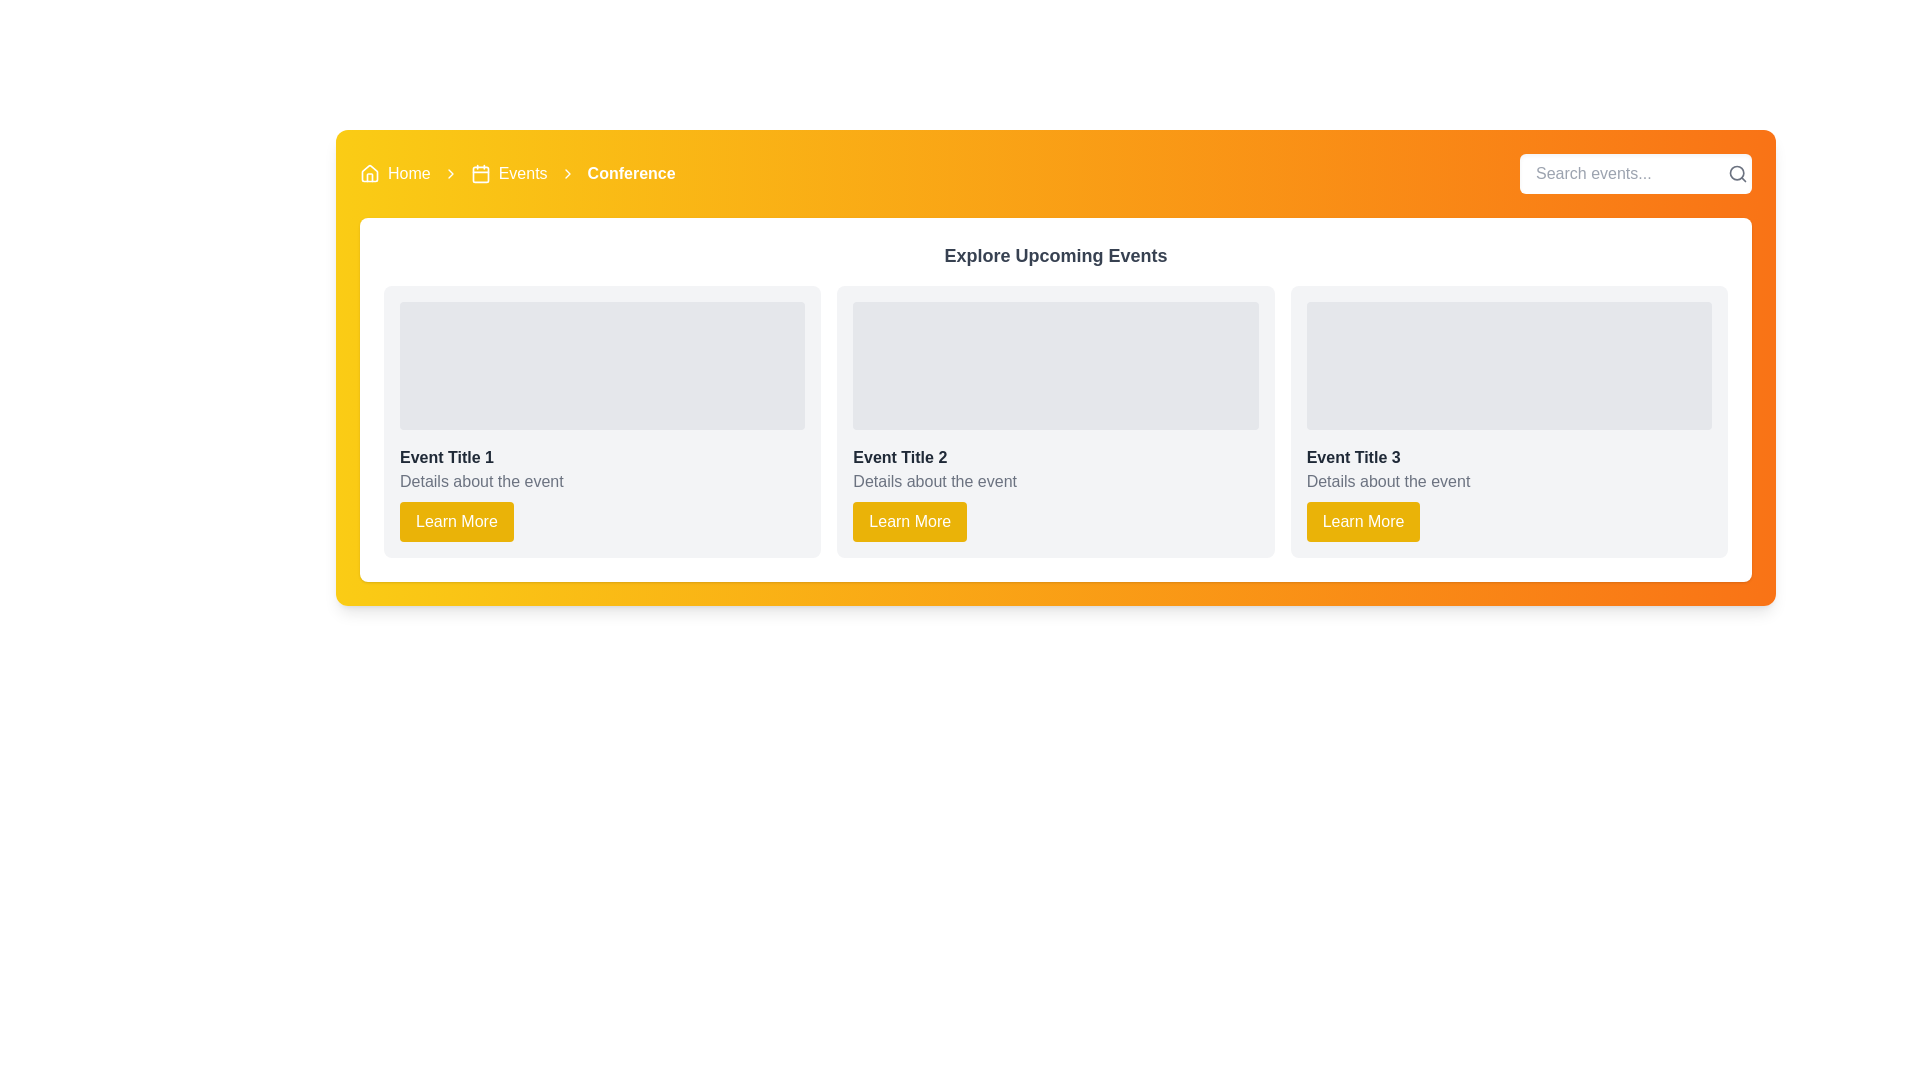  I want to click on the yellow 'Learn More' button with rounded corners located beneath the event details and title, positioned at the bottom-left of the card layout, so click(455, 520).